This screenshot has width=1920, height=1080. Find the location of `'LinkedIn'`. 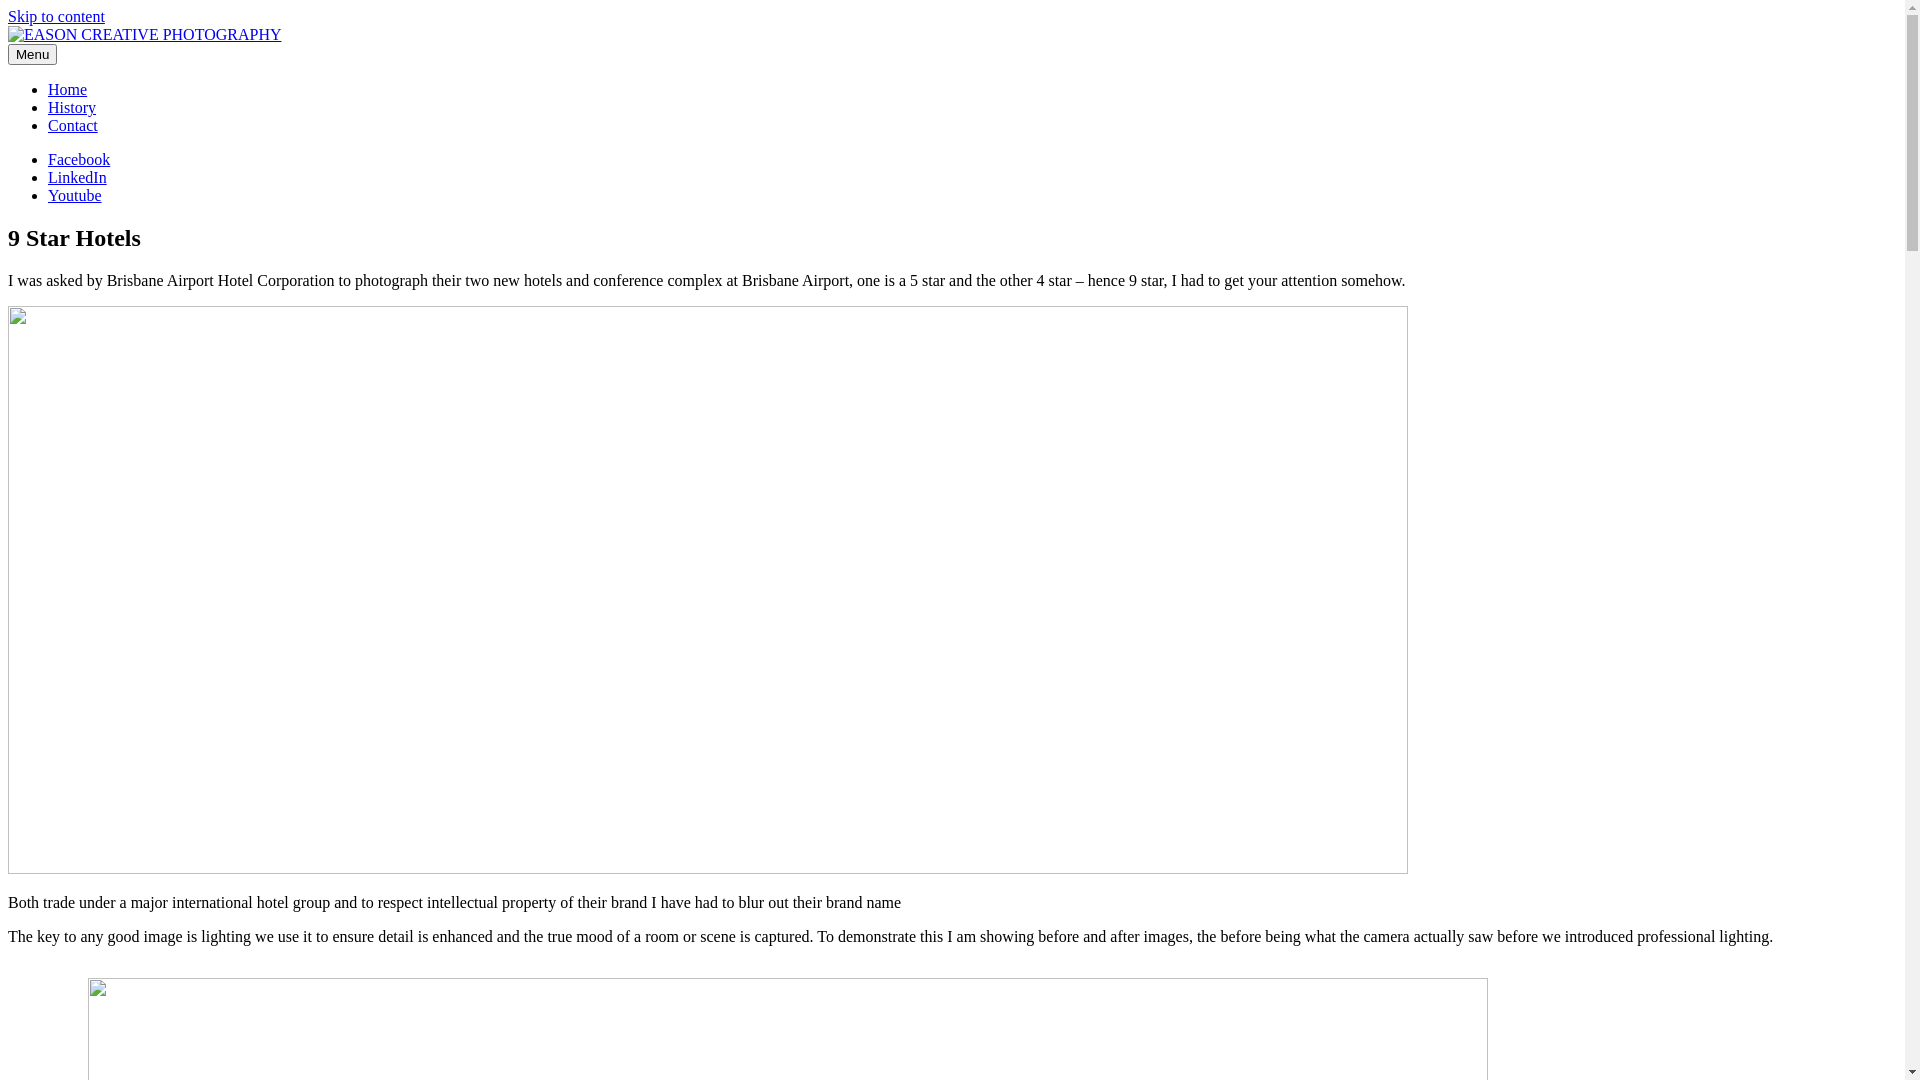

'LinkedIn' is located at coordinates (48, 176).